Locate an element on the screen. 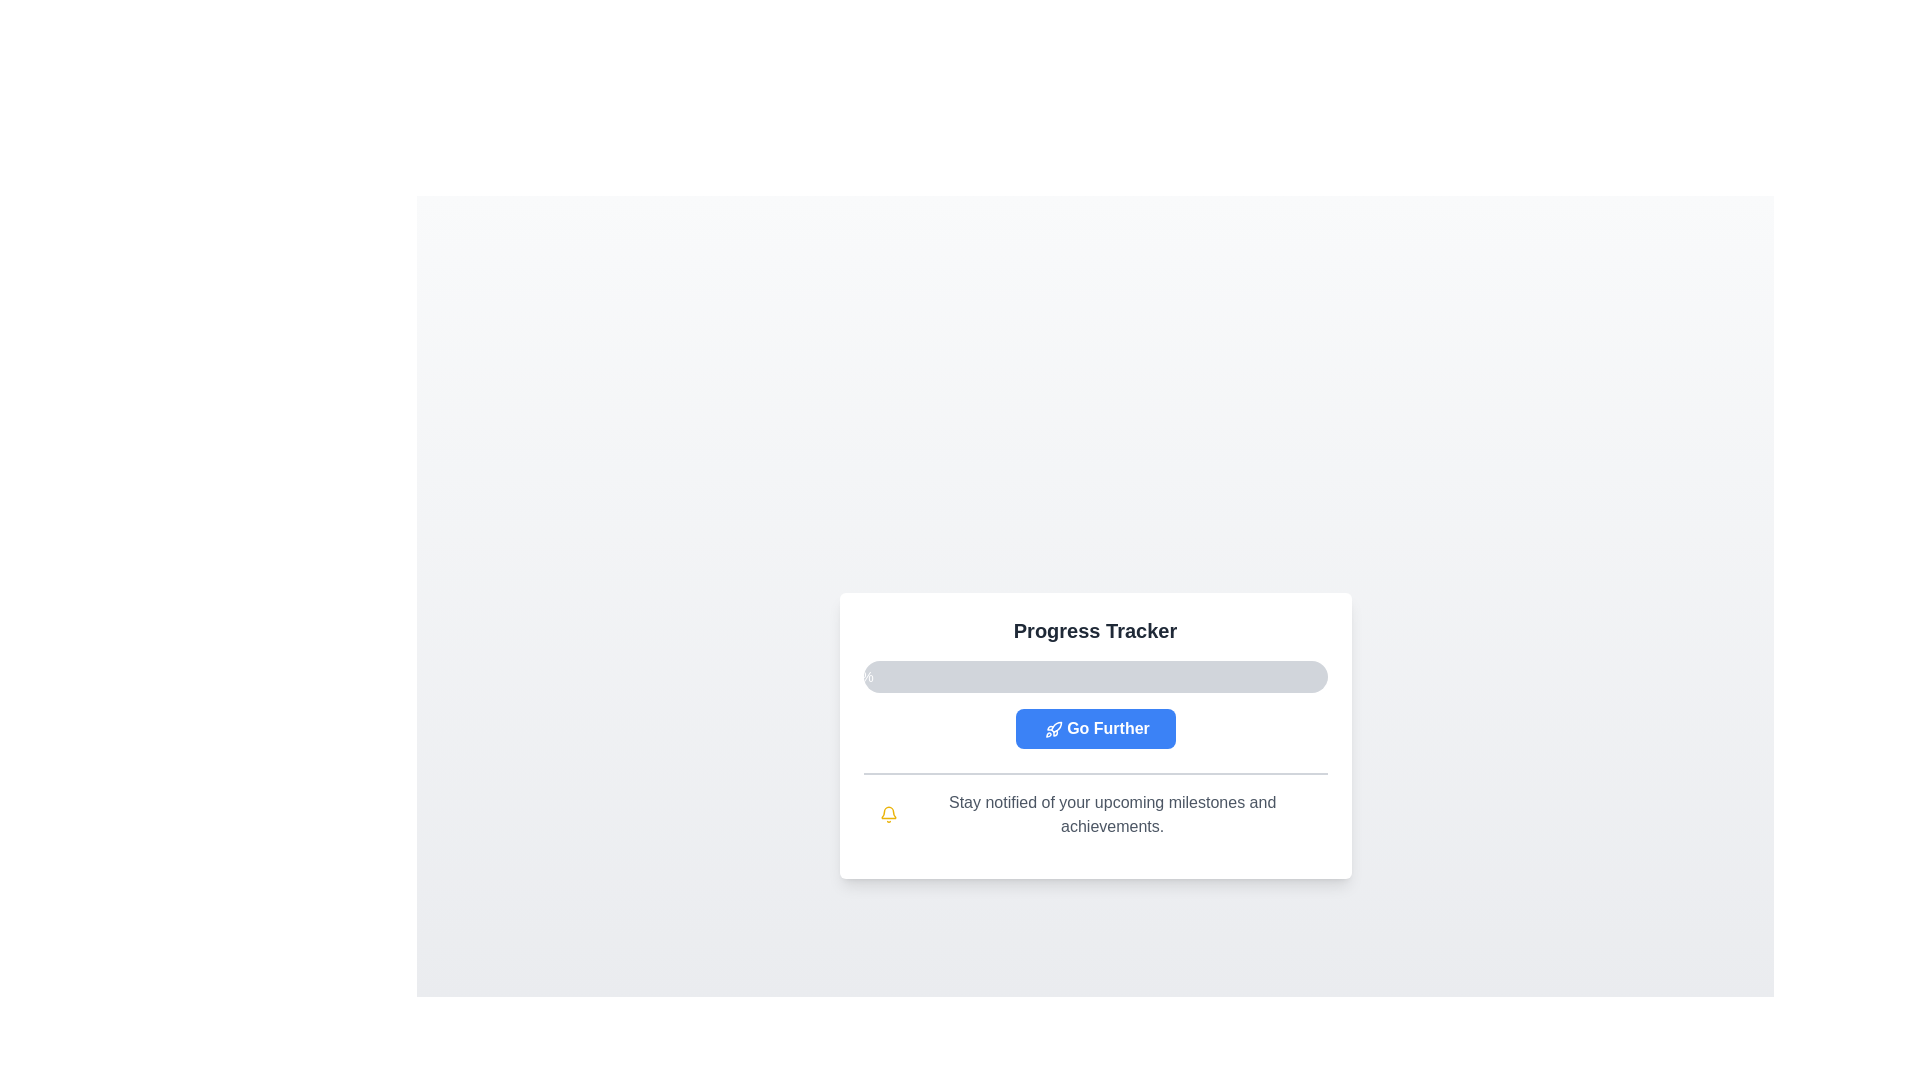  the informational text with bell icon located at the bottom of the 'Progress Tracker' card, below the 'Go Further' button is located at coordinates (1094, 813).